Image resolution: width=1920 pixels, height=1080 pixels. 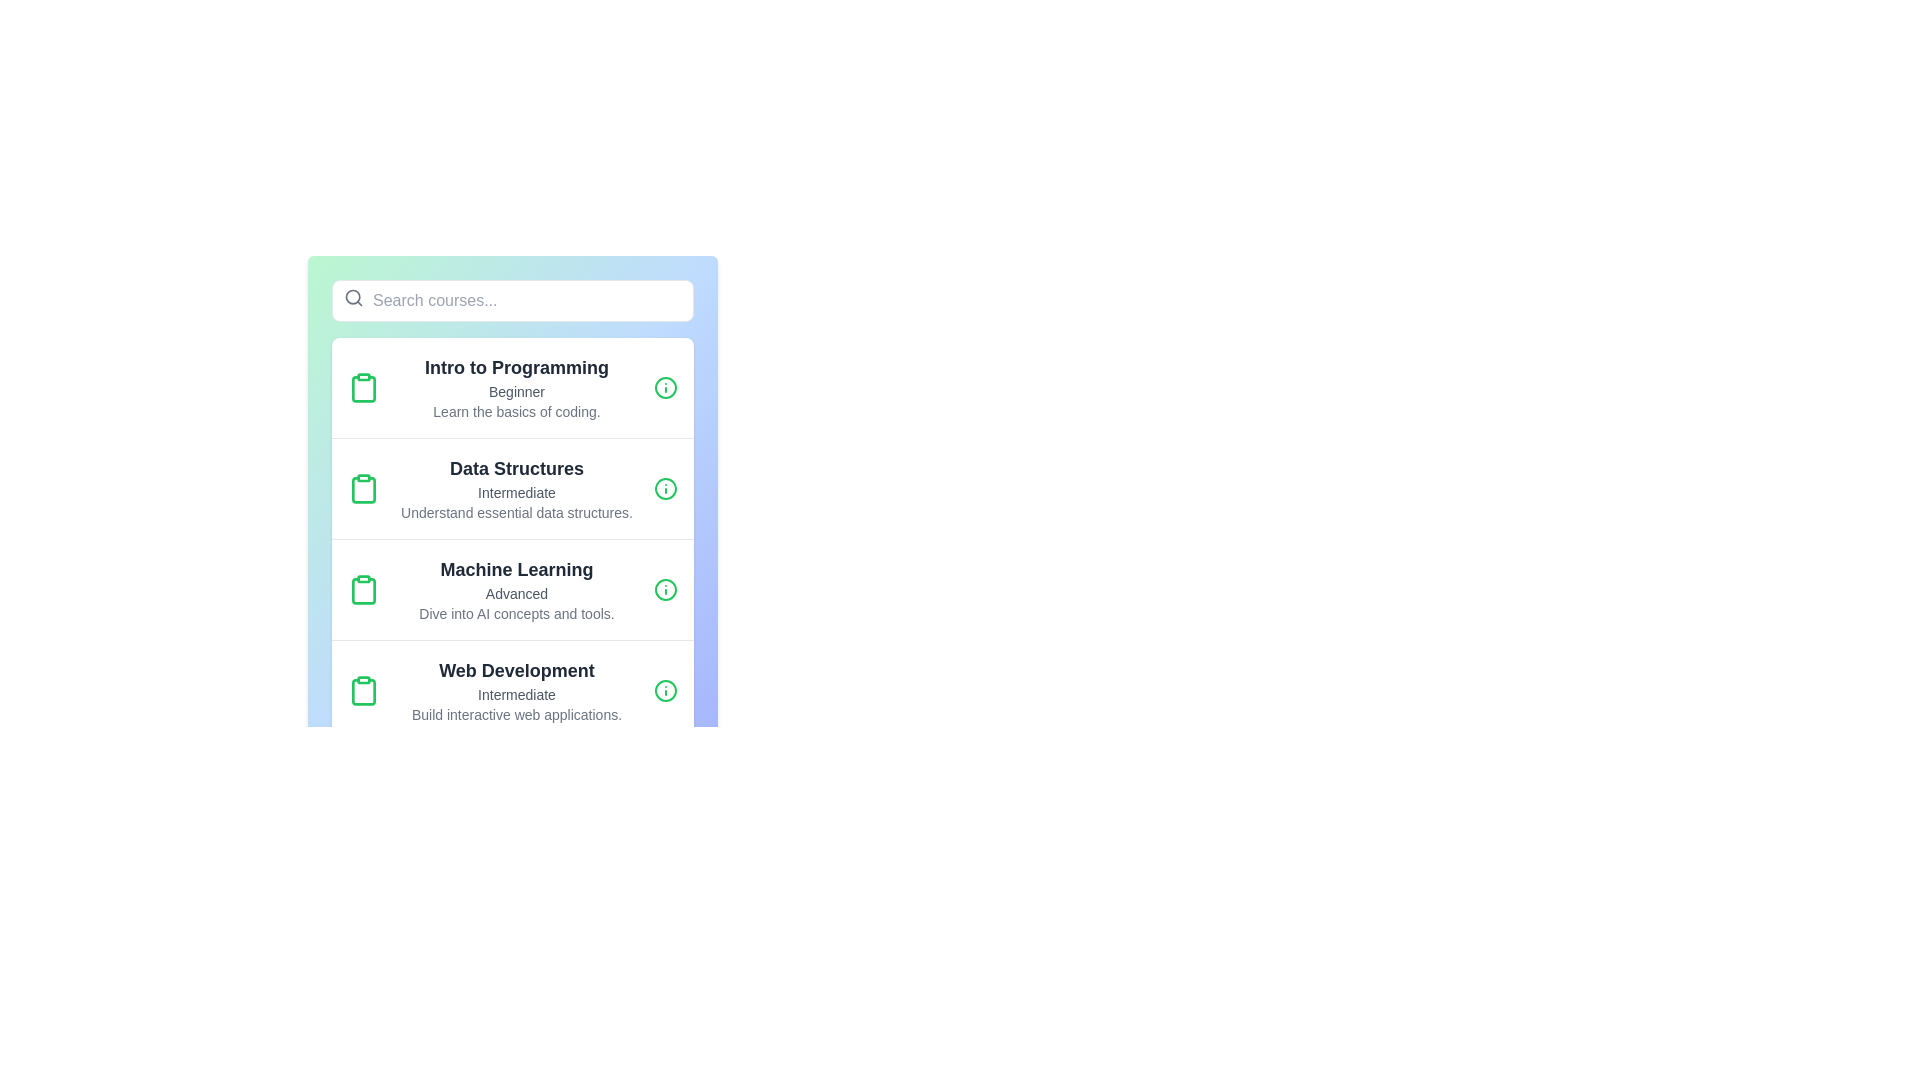 I want to click on the static text element that indicates the difficulty level 'Advanced' for the course titled 'Machine Learning', which is located directly below the course title and above the course description, so click(x=517, y=593).